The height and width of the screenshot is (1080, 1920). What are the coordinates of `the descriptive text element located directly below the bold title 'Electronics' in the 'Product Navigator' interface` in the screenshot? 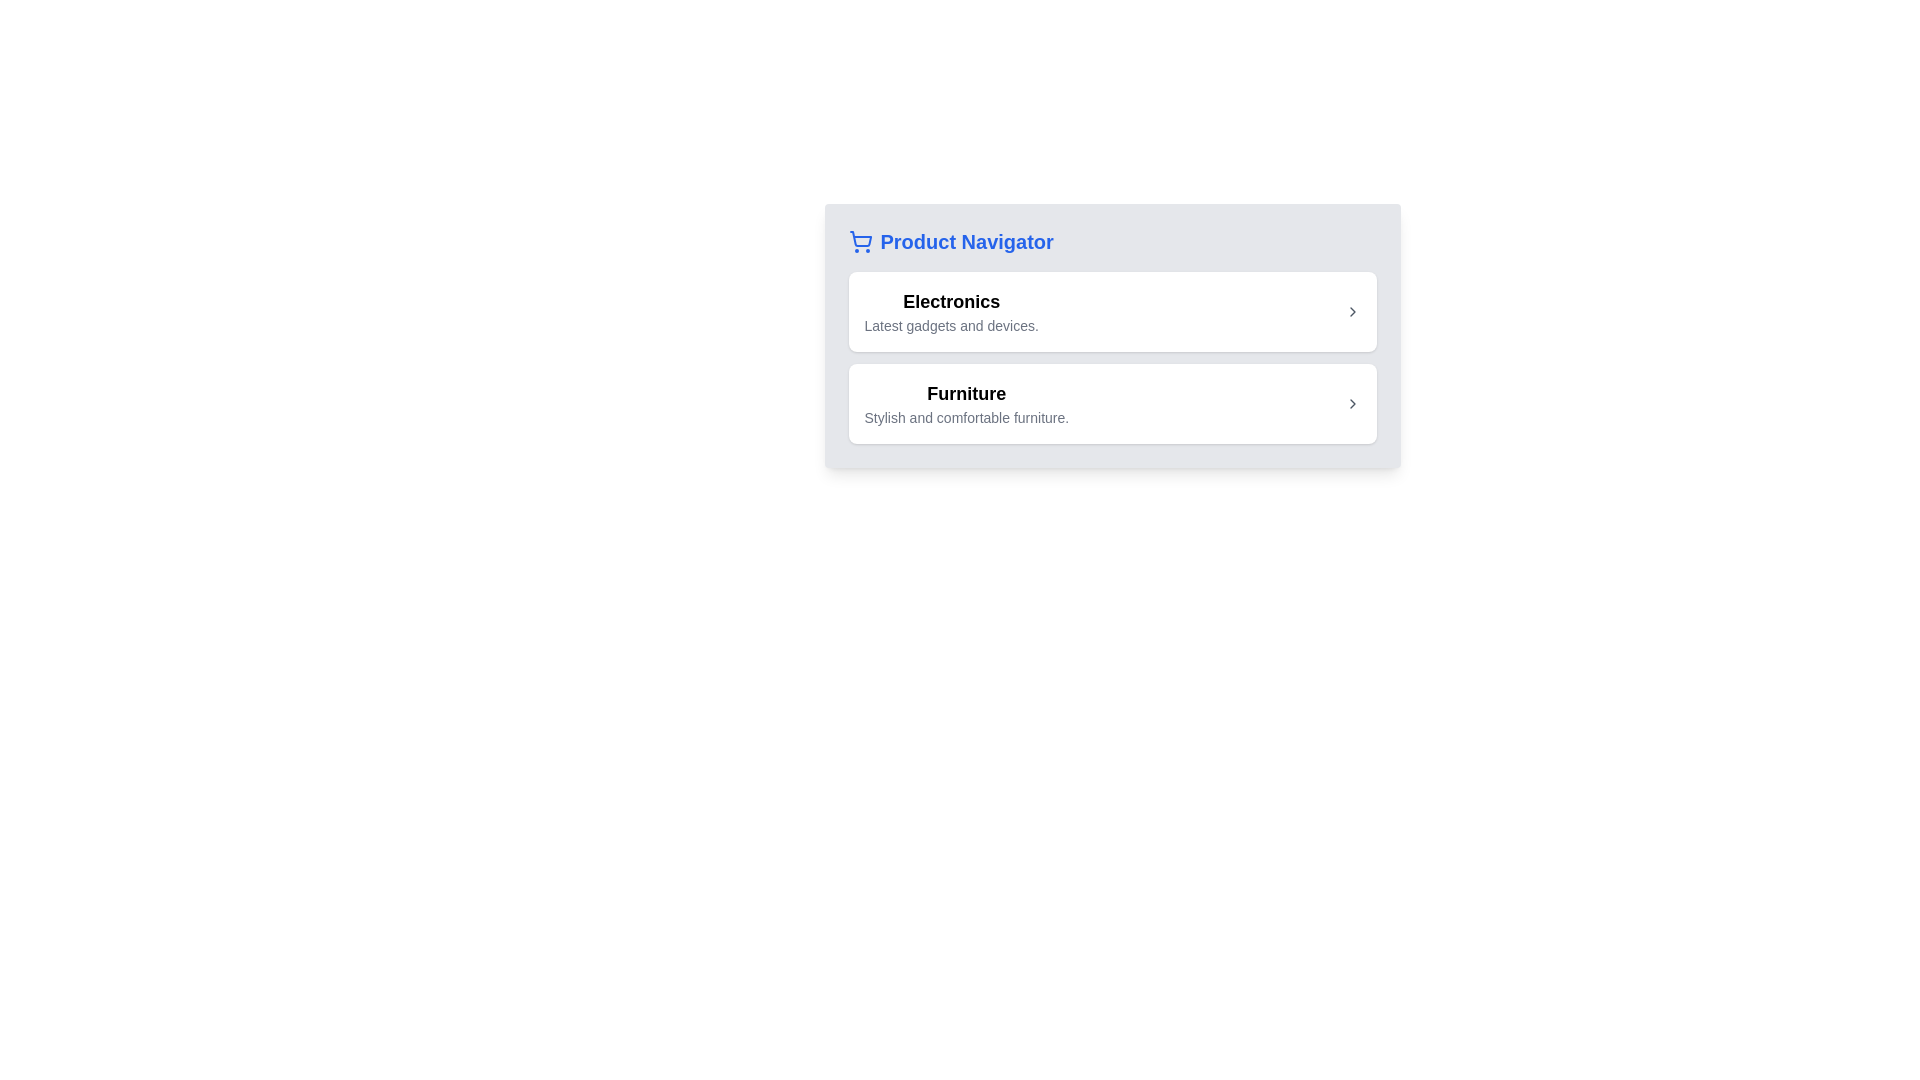 It's located at (950, 325).